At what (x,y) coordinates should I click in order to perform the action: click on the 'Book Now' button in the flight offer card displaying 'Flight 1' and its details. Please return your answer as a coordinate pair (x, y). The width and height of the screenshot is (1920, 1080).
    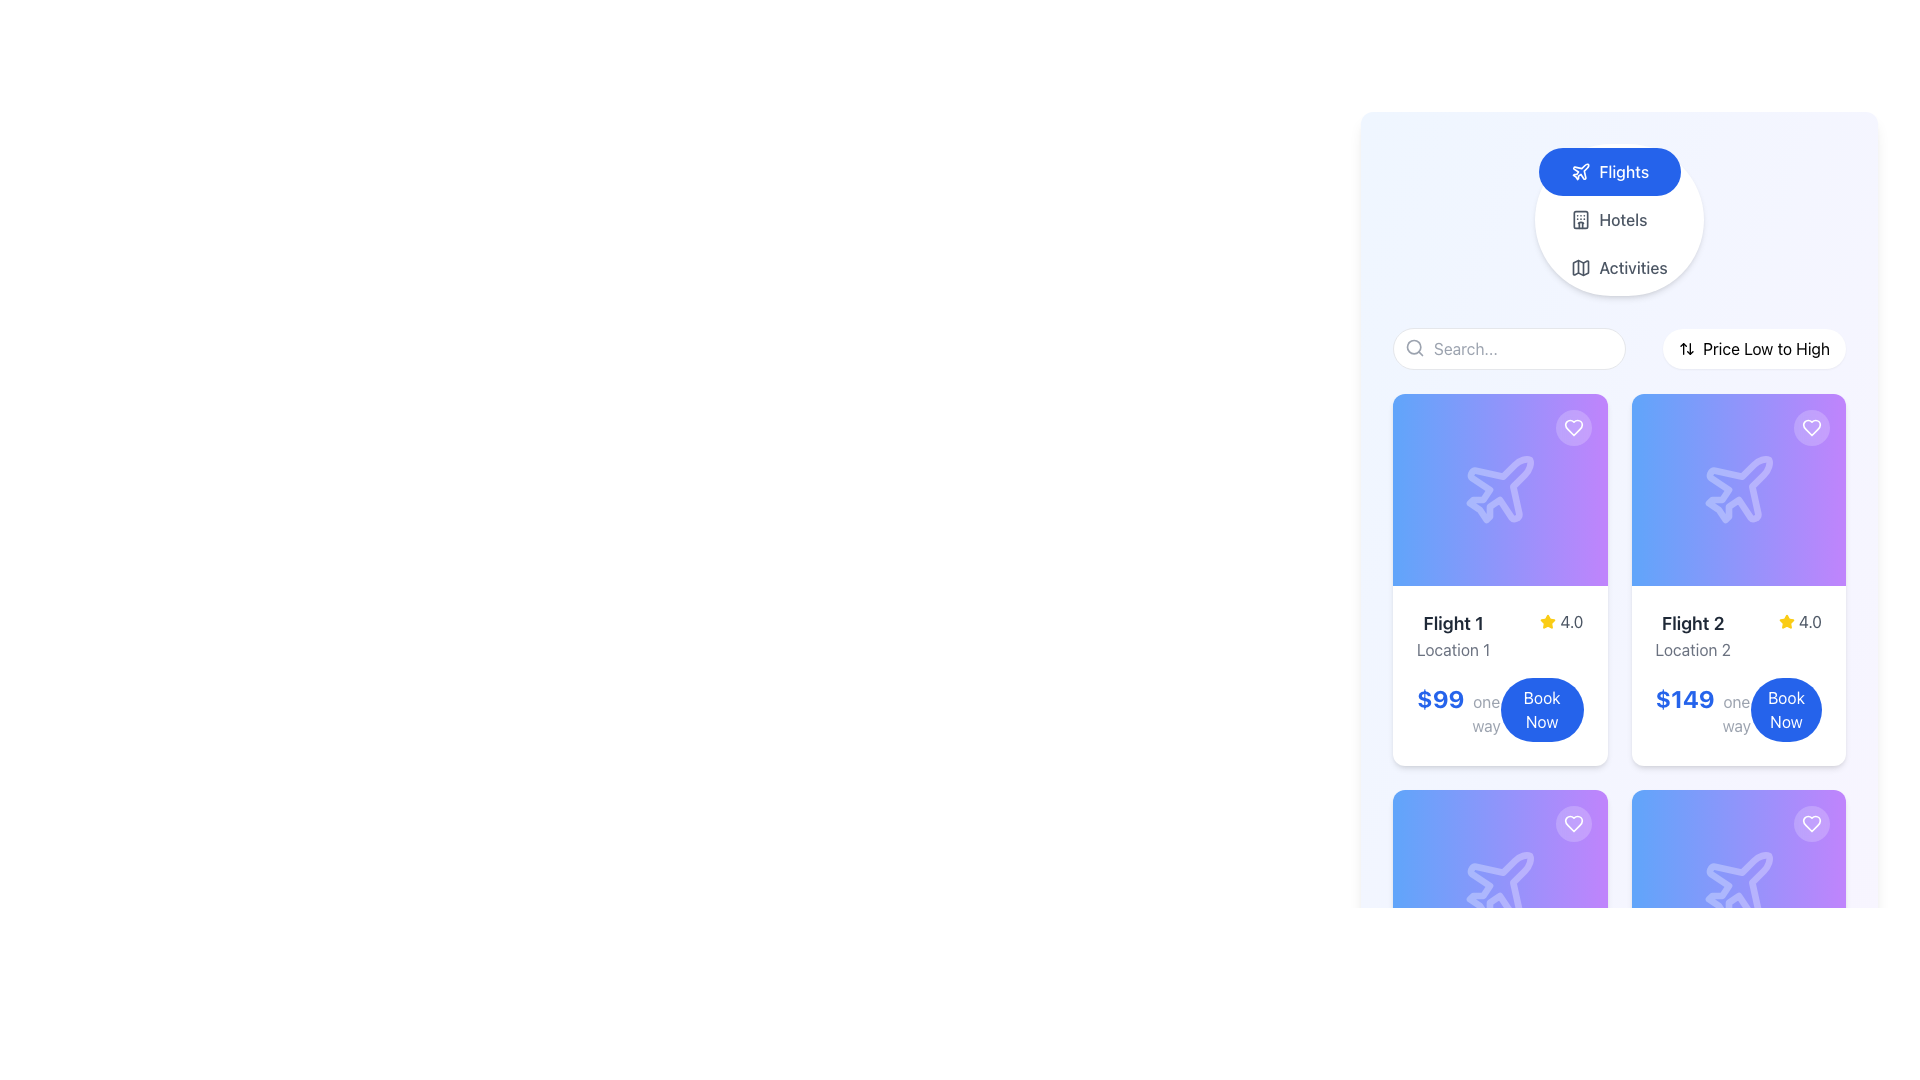
    Looking at the image, I should click on (1499, 675).